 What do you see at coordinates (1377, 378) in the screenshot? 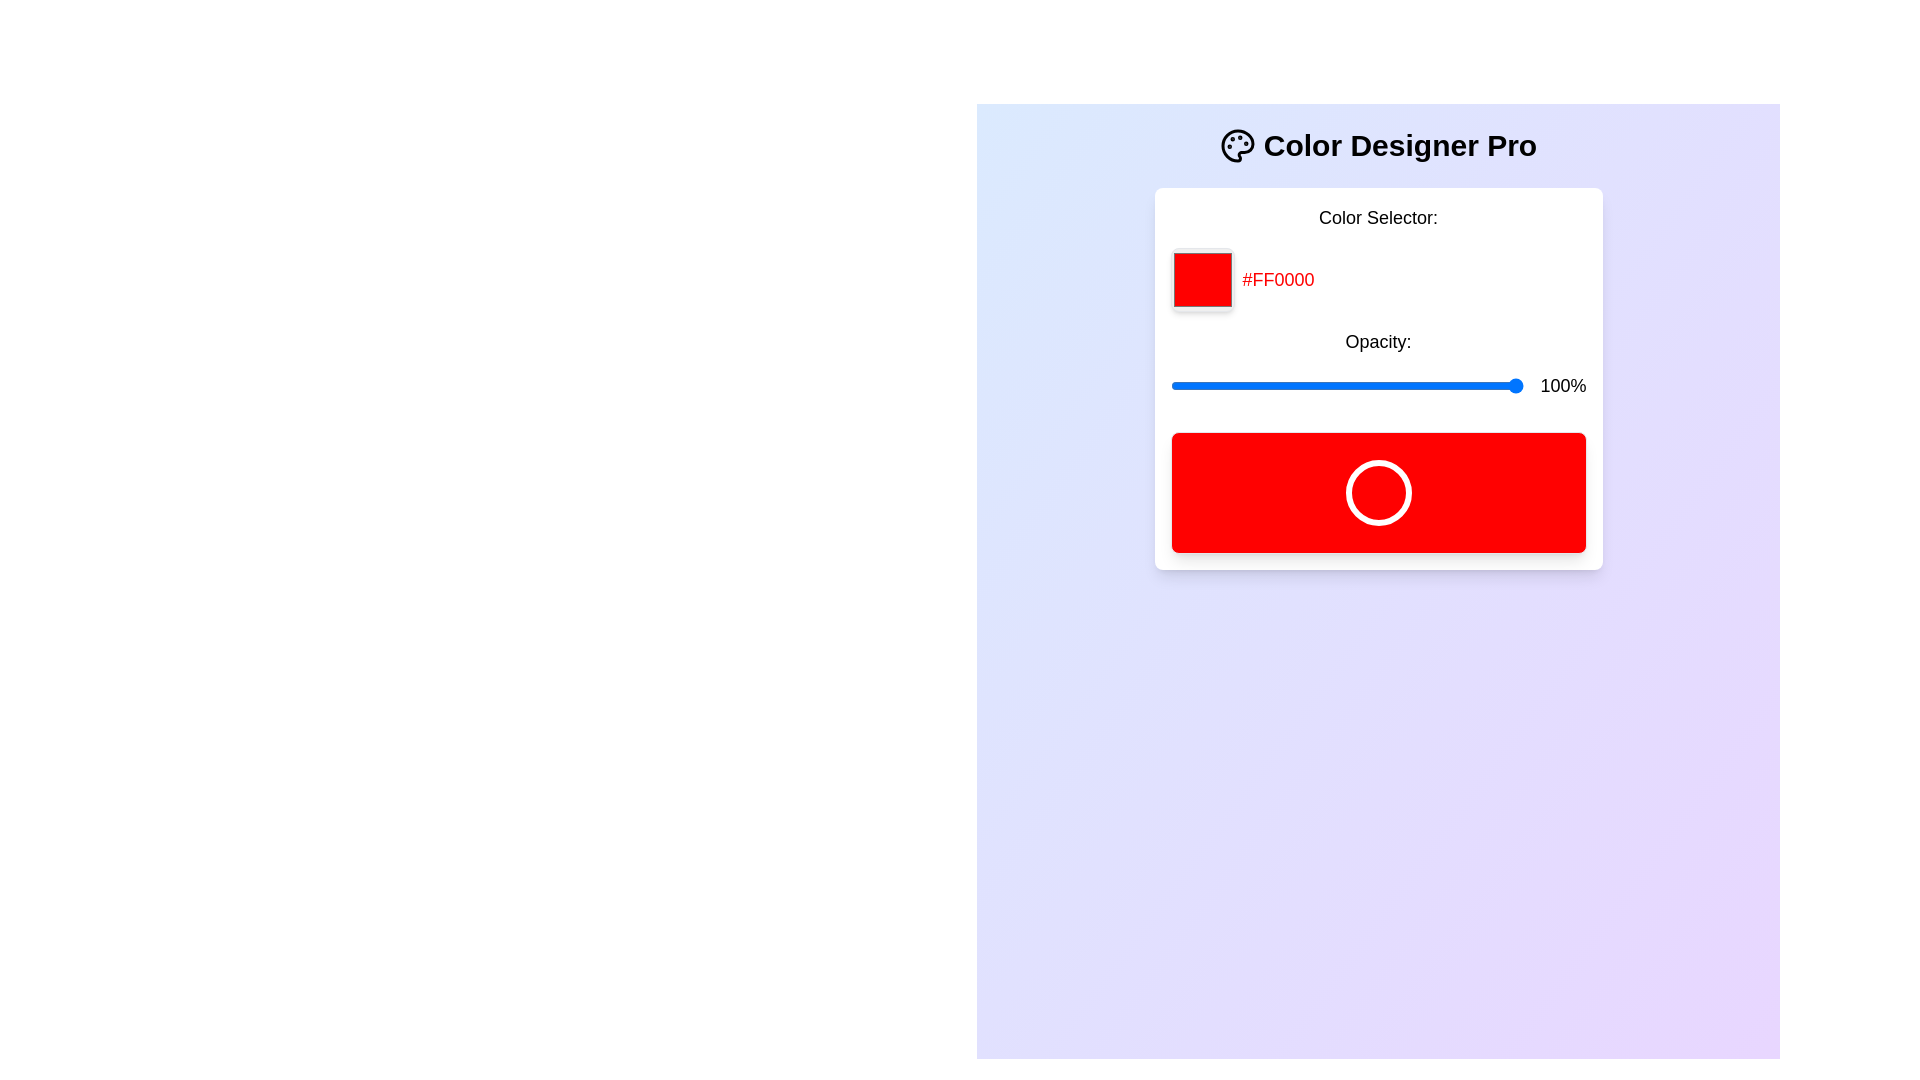
I see `the 'Color Selector' UI component` at bounding box center [1377, 378].